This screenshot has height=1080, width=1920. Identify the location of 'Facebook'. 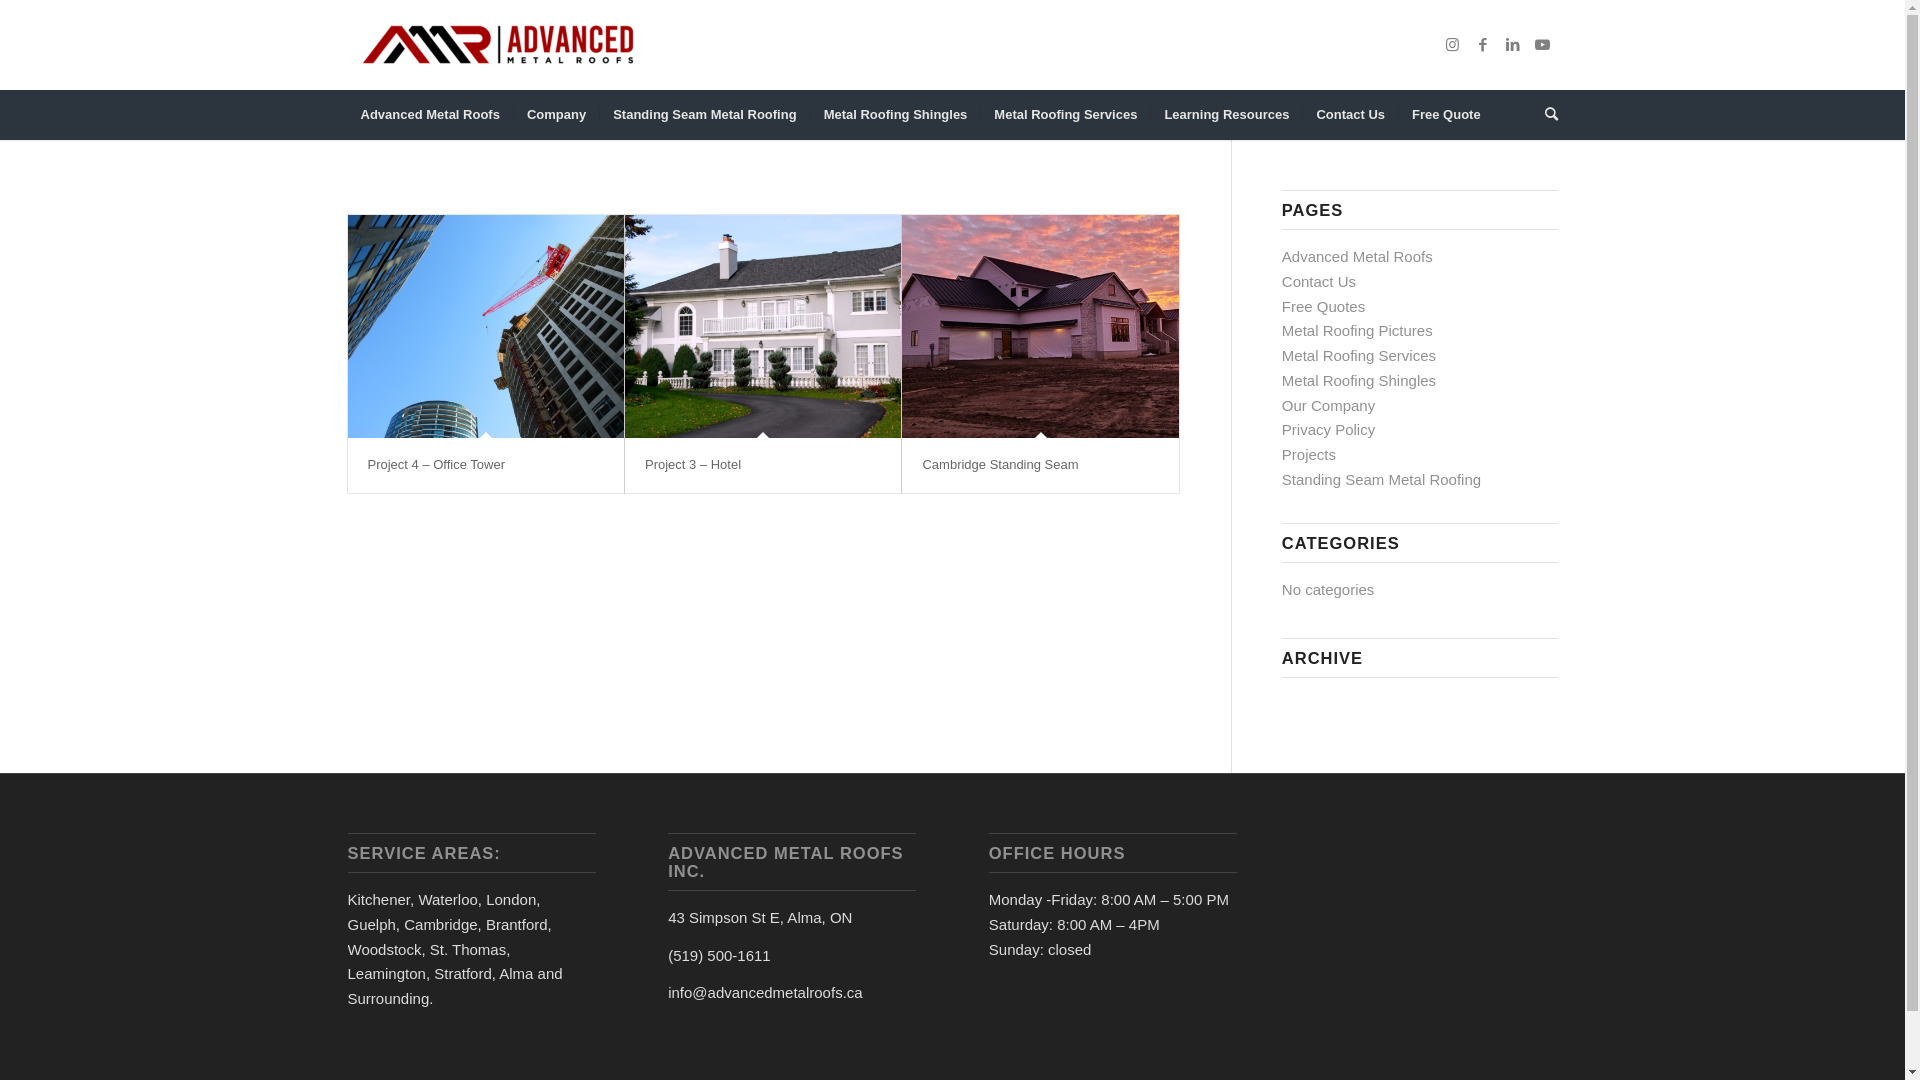
(1483, 45).